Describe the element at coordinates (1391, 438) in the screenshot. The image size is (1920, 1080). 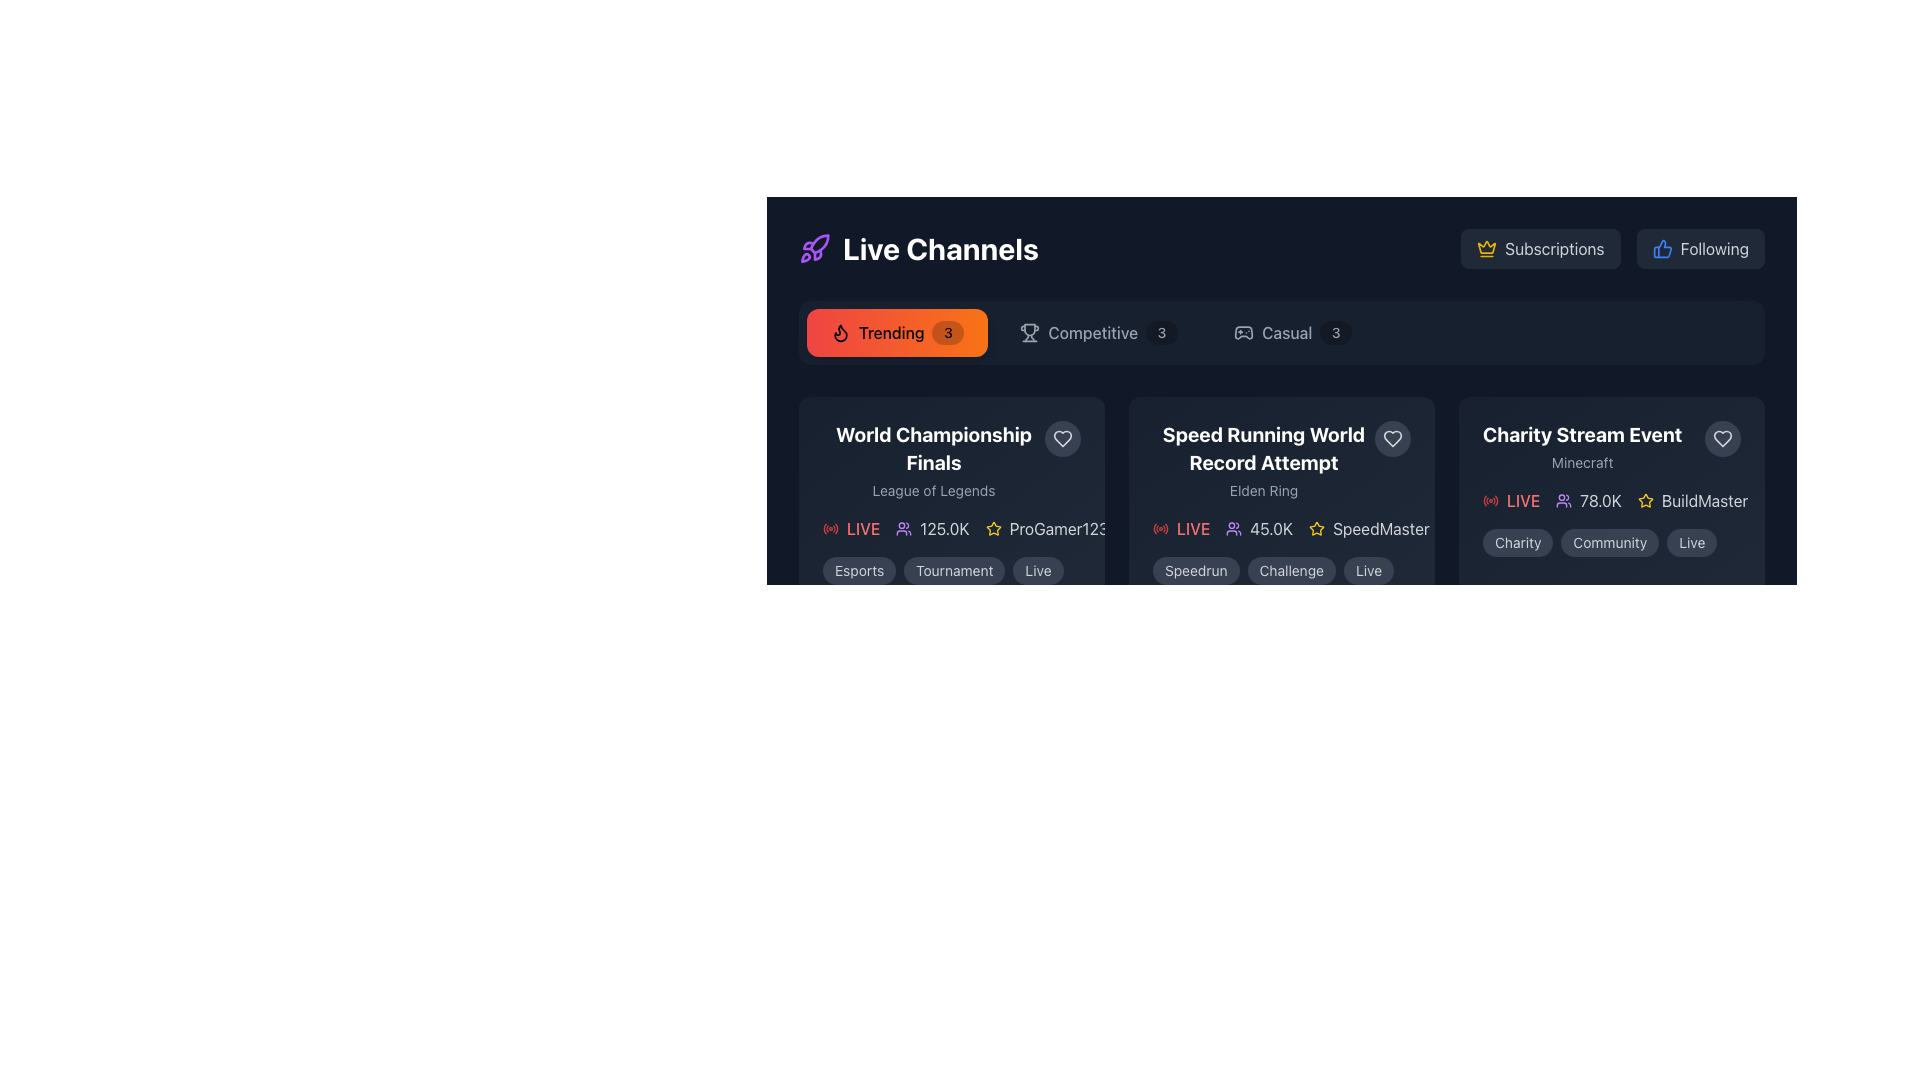
I see `the heart-shaped icon with a hollow outline and subtle gray fill located at the top-right corner of the 'Charity Stream Event' card to favorite the associated item` at that location.